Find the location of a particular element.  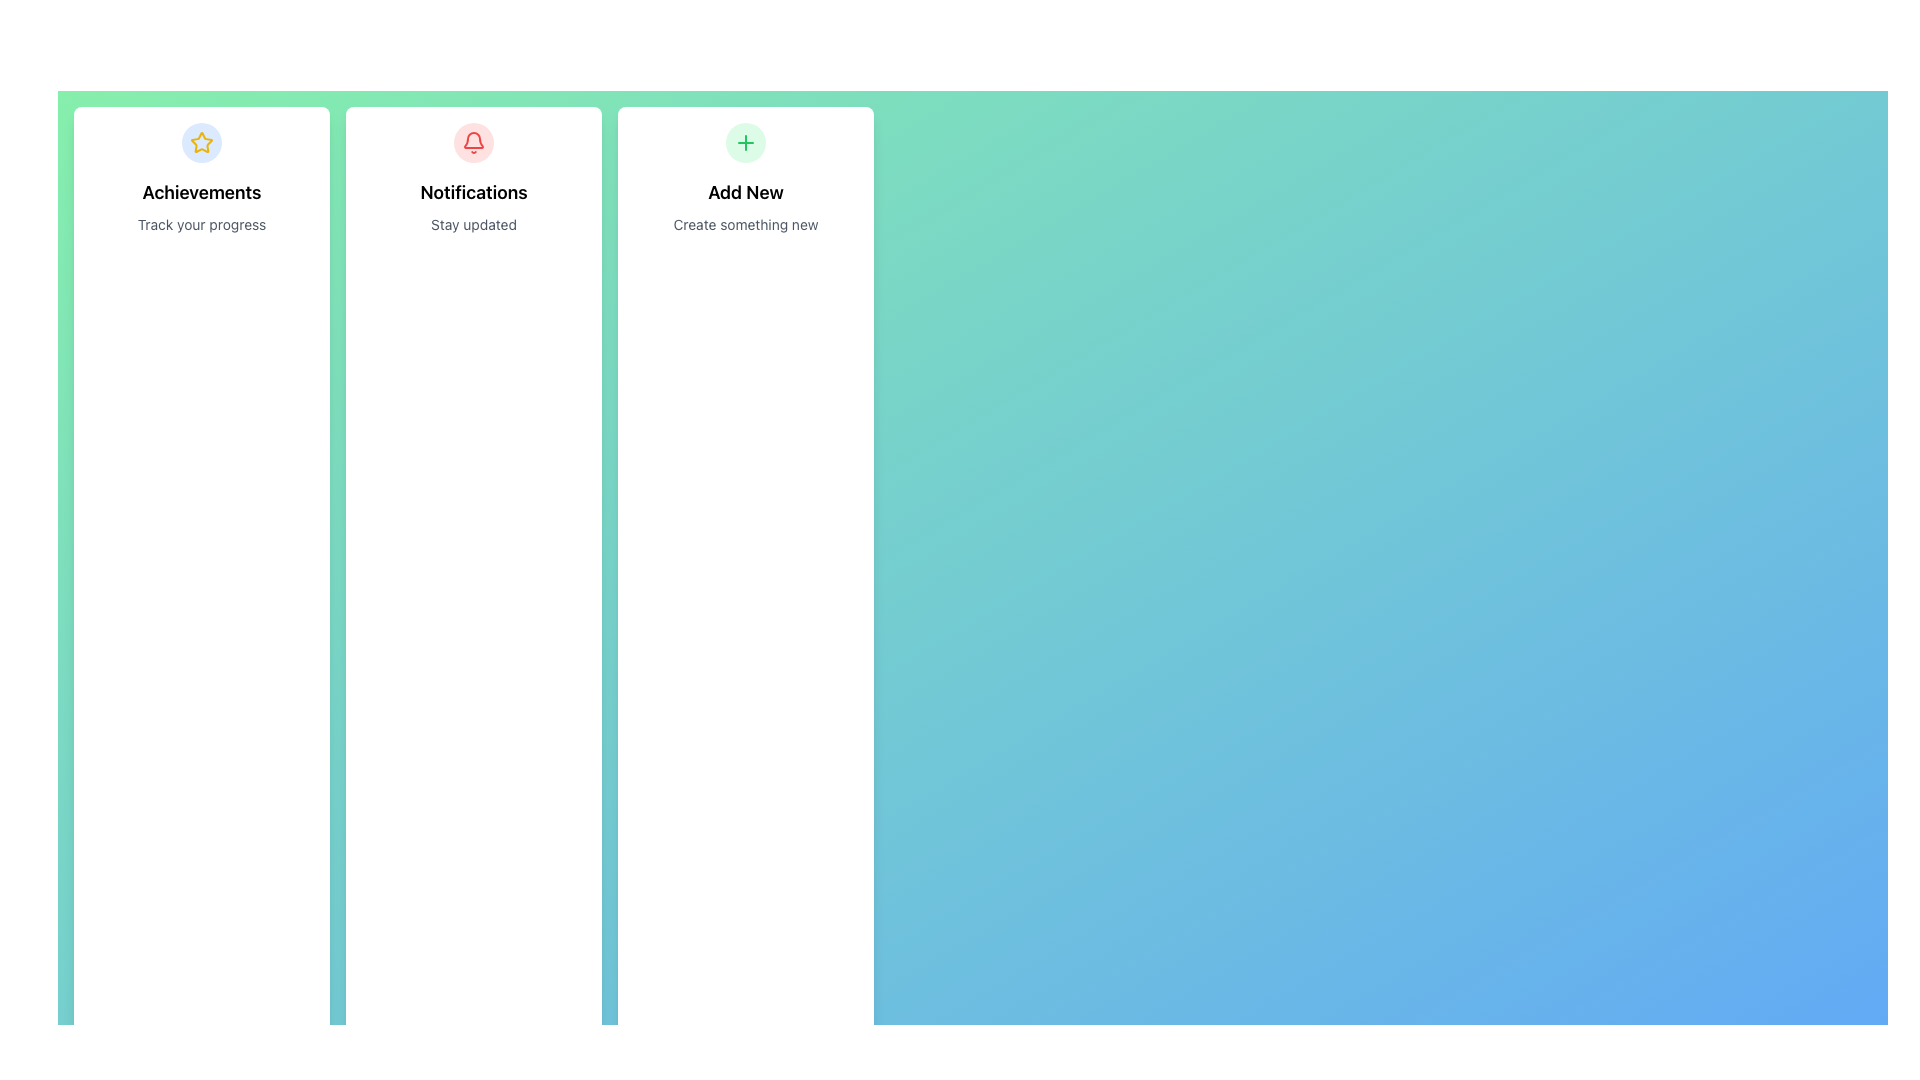

the circular green icon with a plus symbol, located above the text 'Create something new' in the 'Add New' card is located at coordinates (744, 141).